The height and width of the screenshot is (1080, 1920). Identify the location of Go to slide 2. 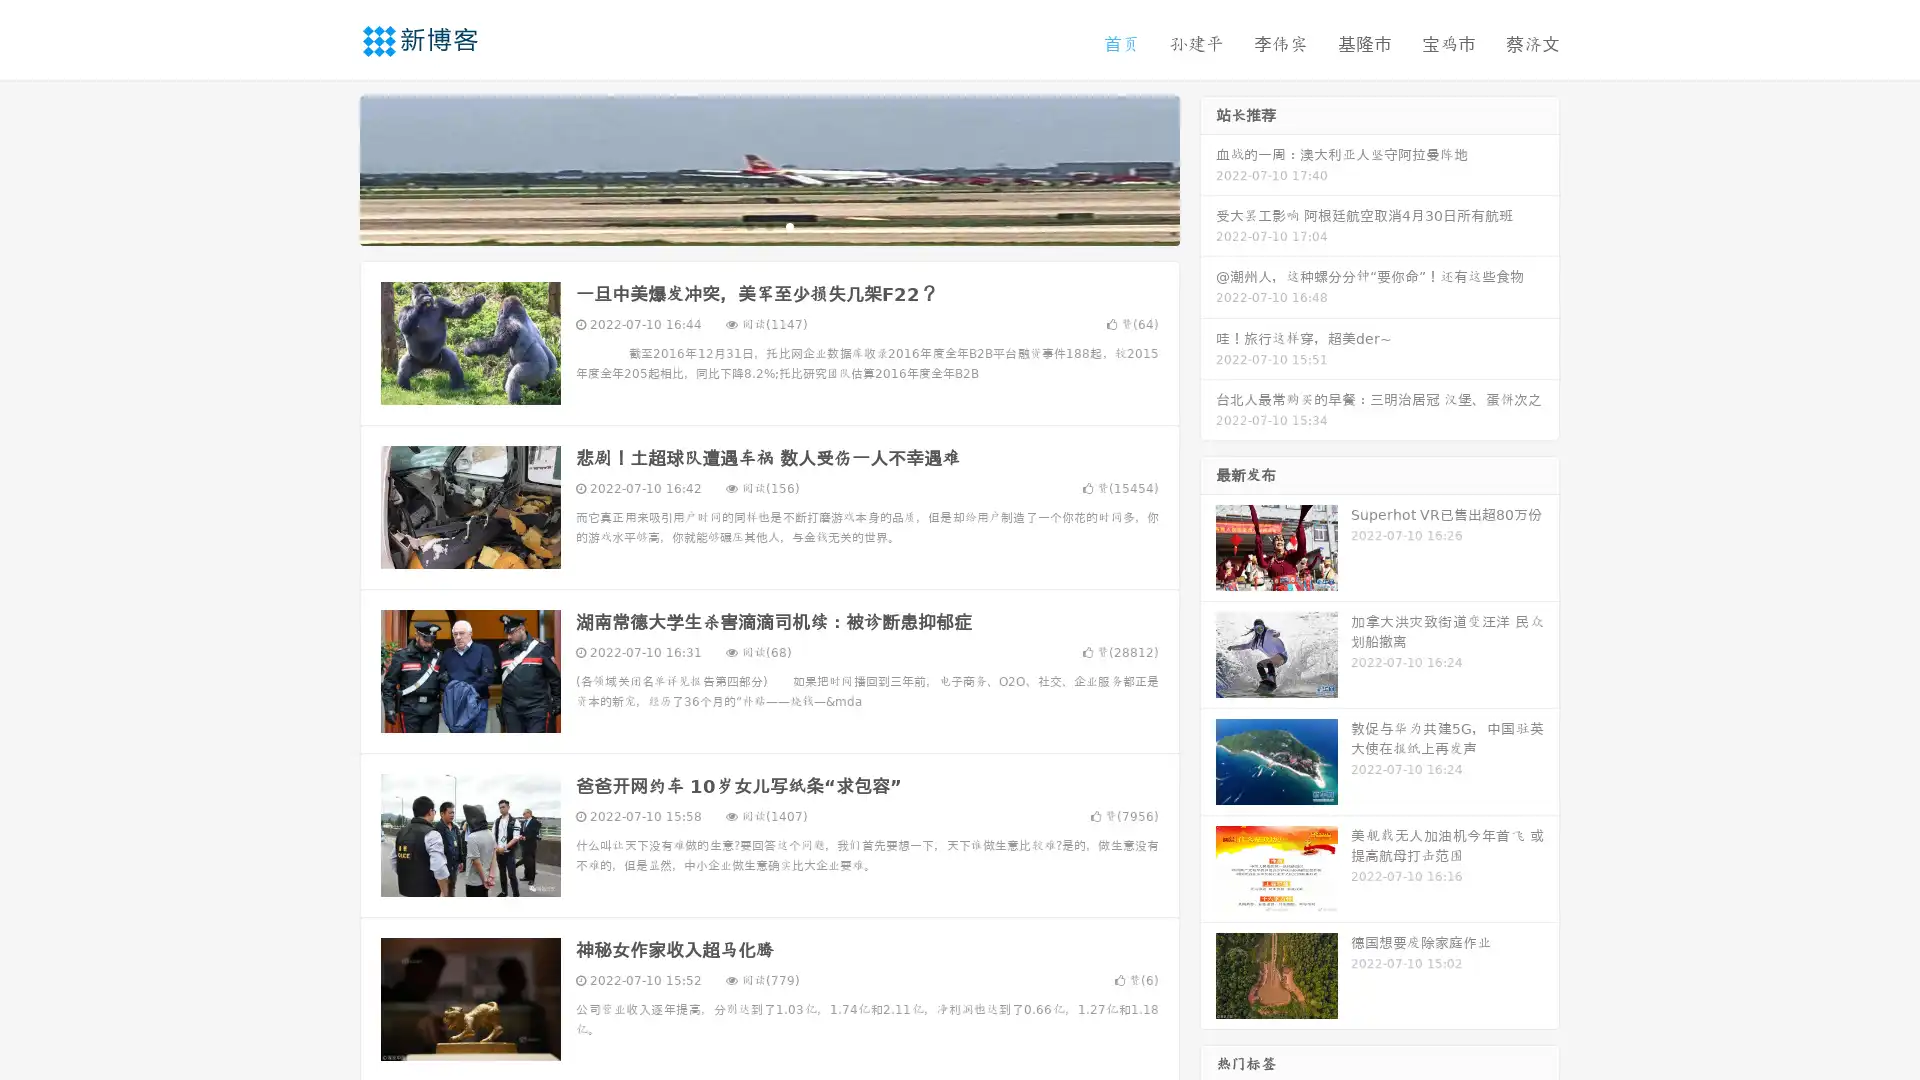
(768, 225).